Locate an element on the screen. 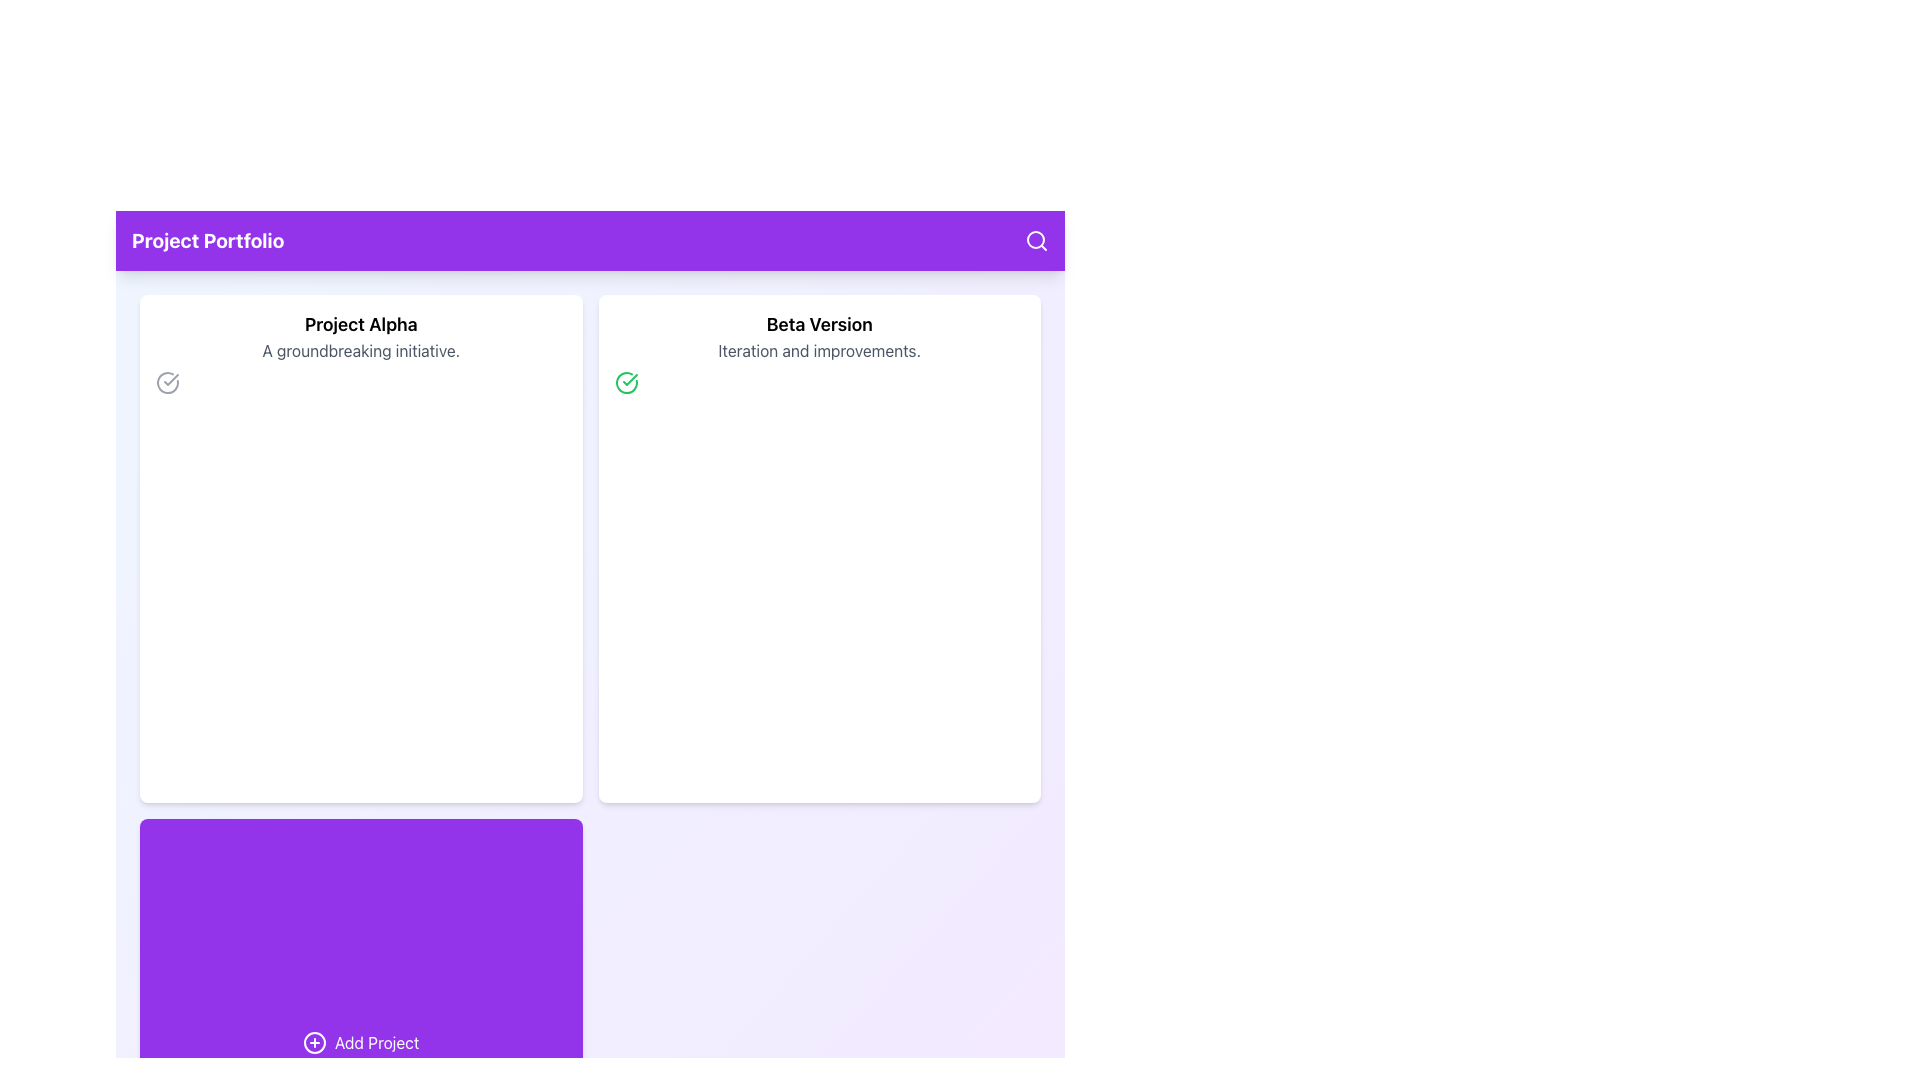 This screenshot has height=1080, width=1920. the search icon located on the rightmost side of the header bar containing the text 'Project Portfolio' is located at coordinates (1036, 239).